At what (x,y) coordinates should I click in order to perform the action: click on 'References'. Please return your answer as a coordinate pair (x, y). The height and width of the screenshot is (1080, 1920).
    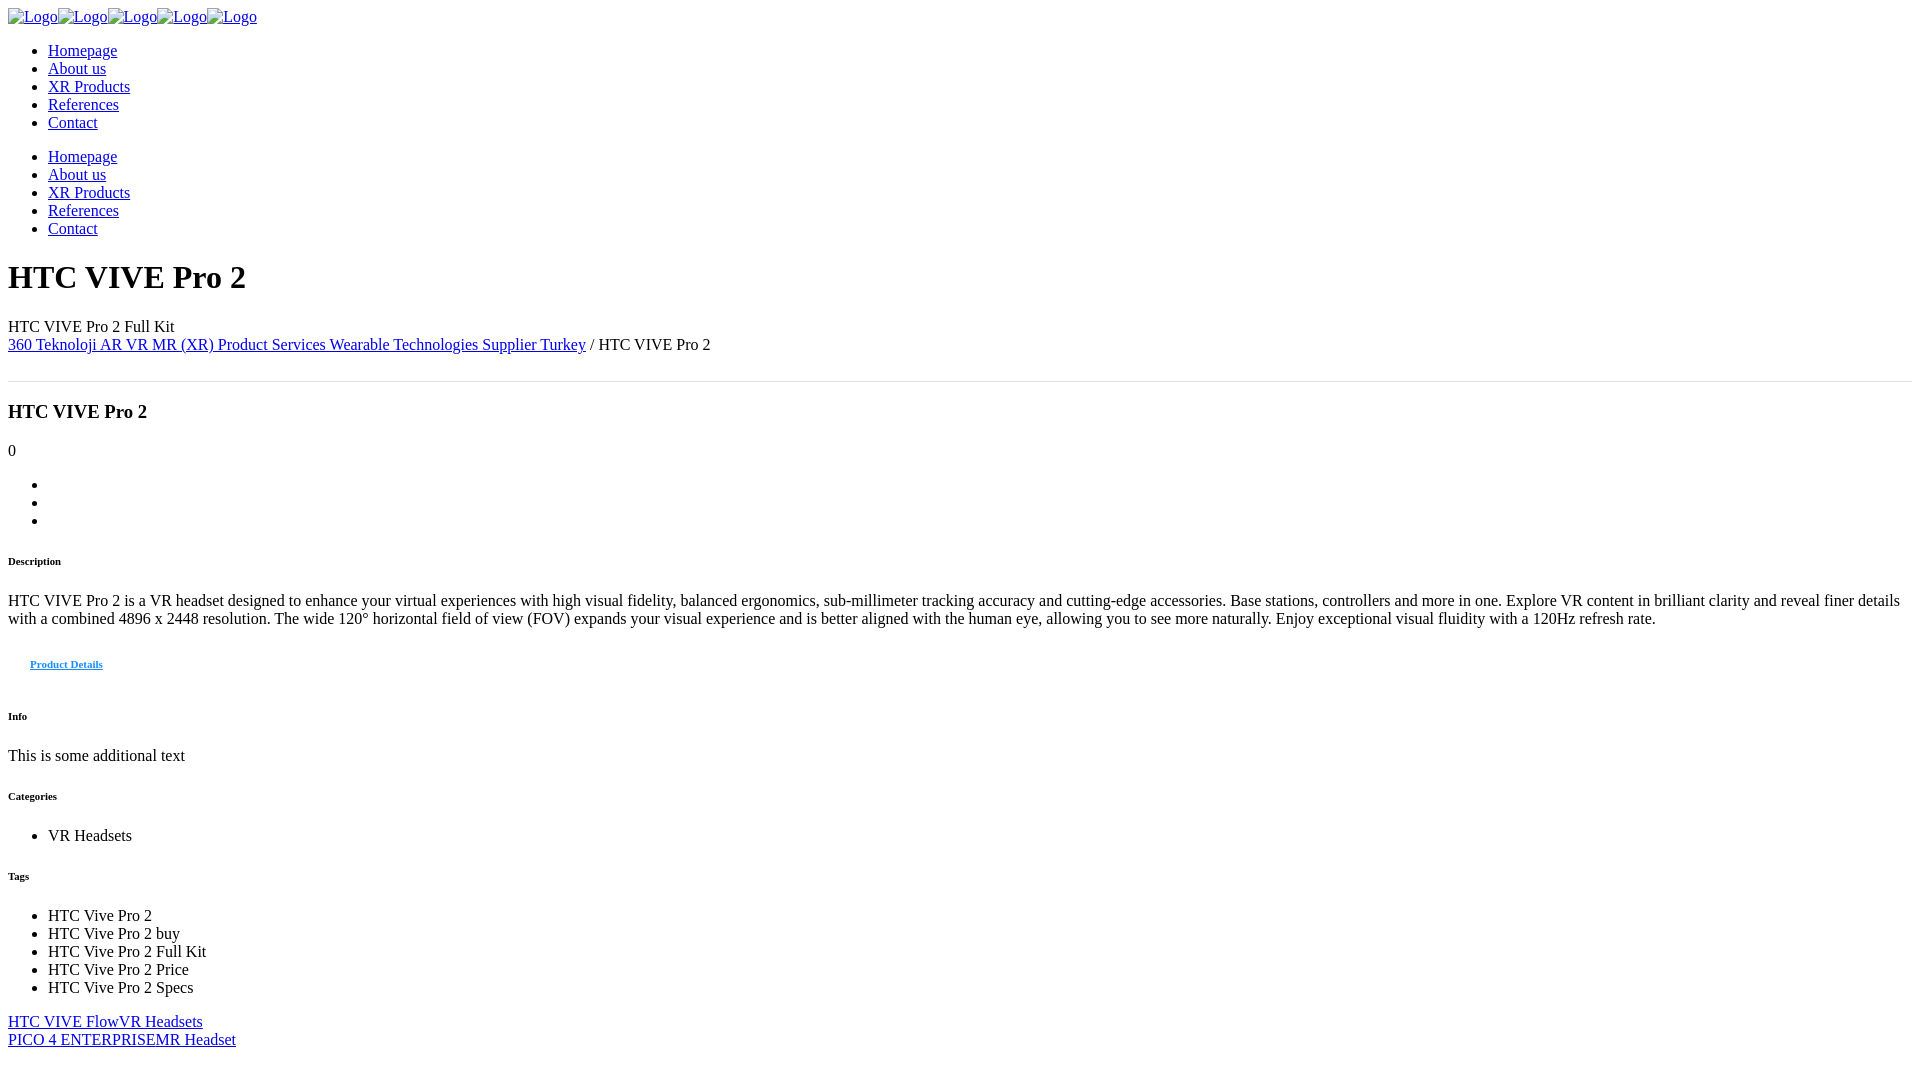
    Looking at the image, I should click on (82, 104).